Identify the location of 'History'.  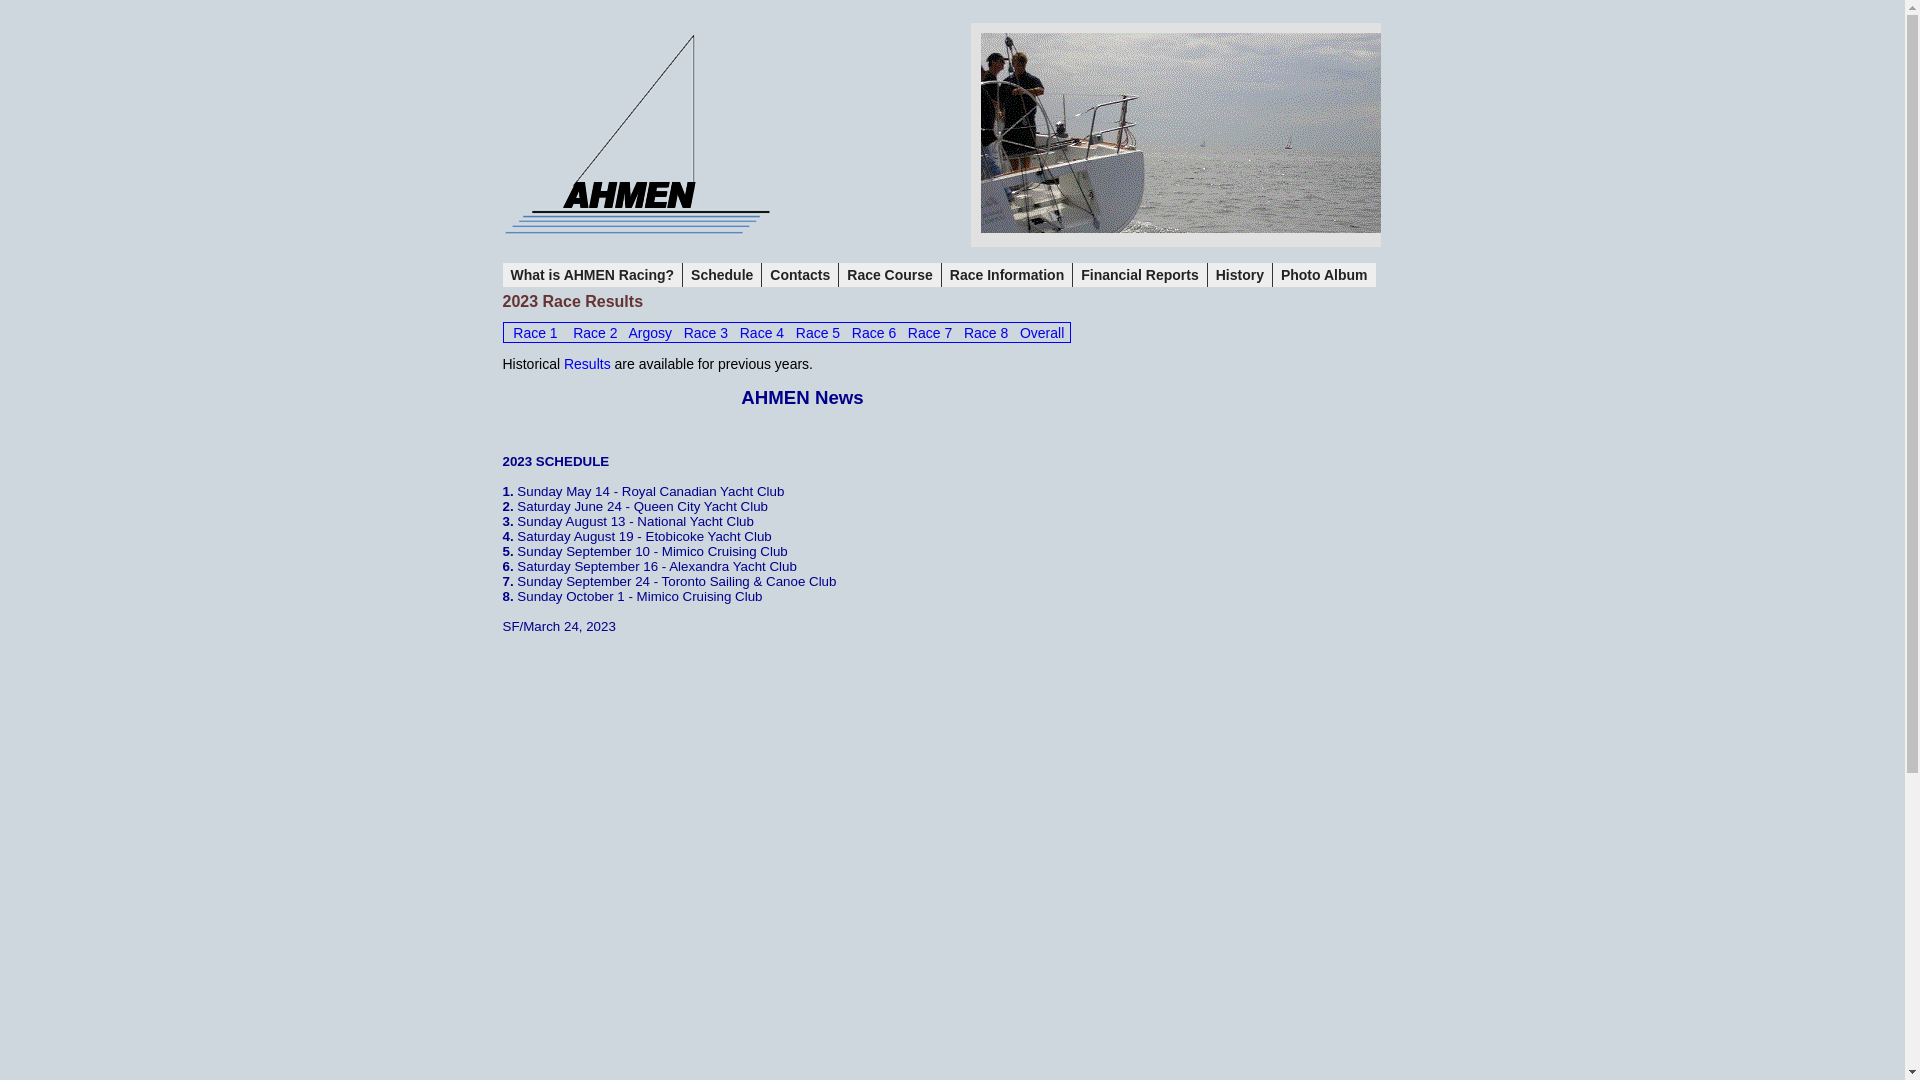
(1207, 274).